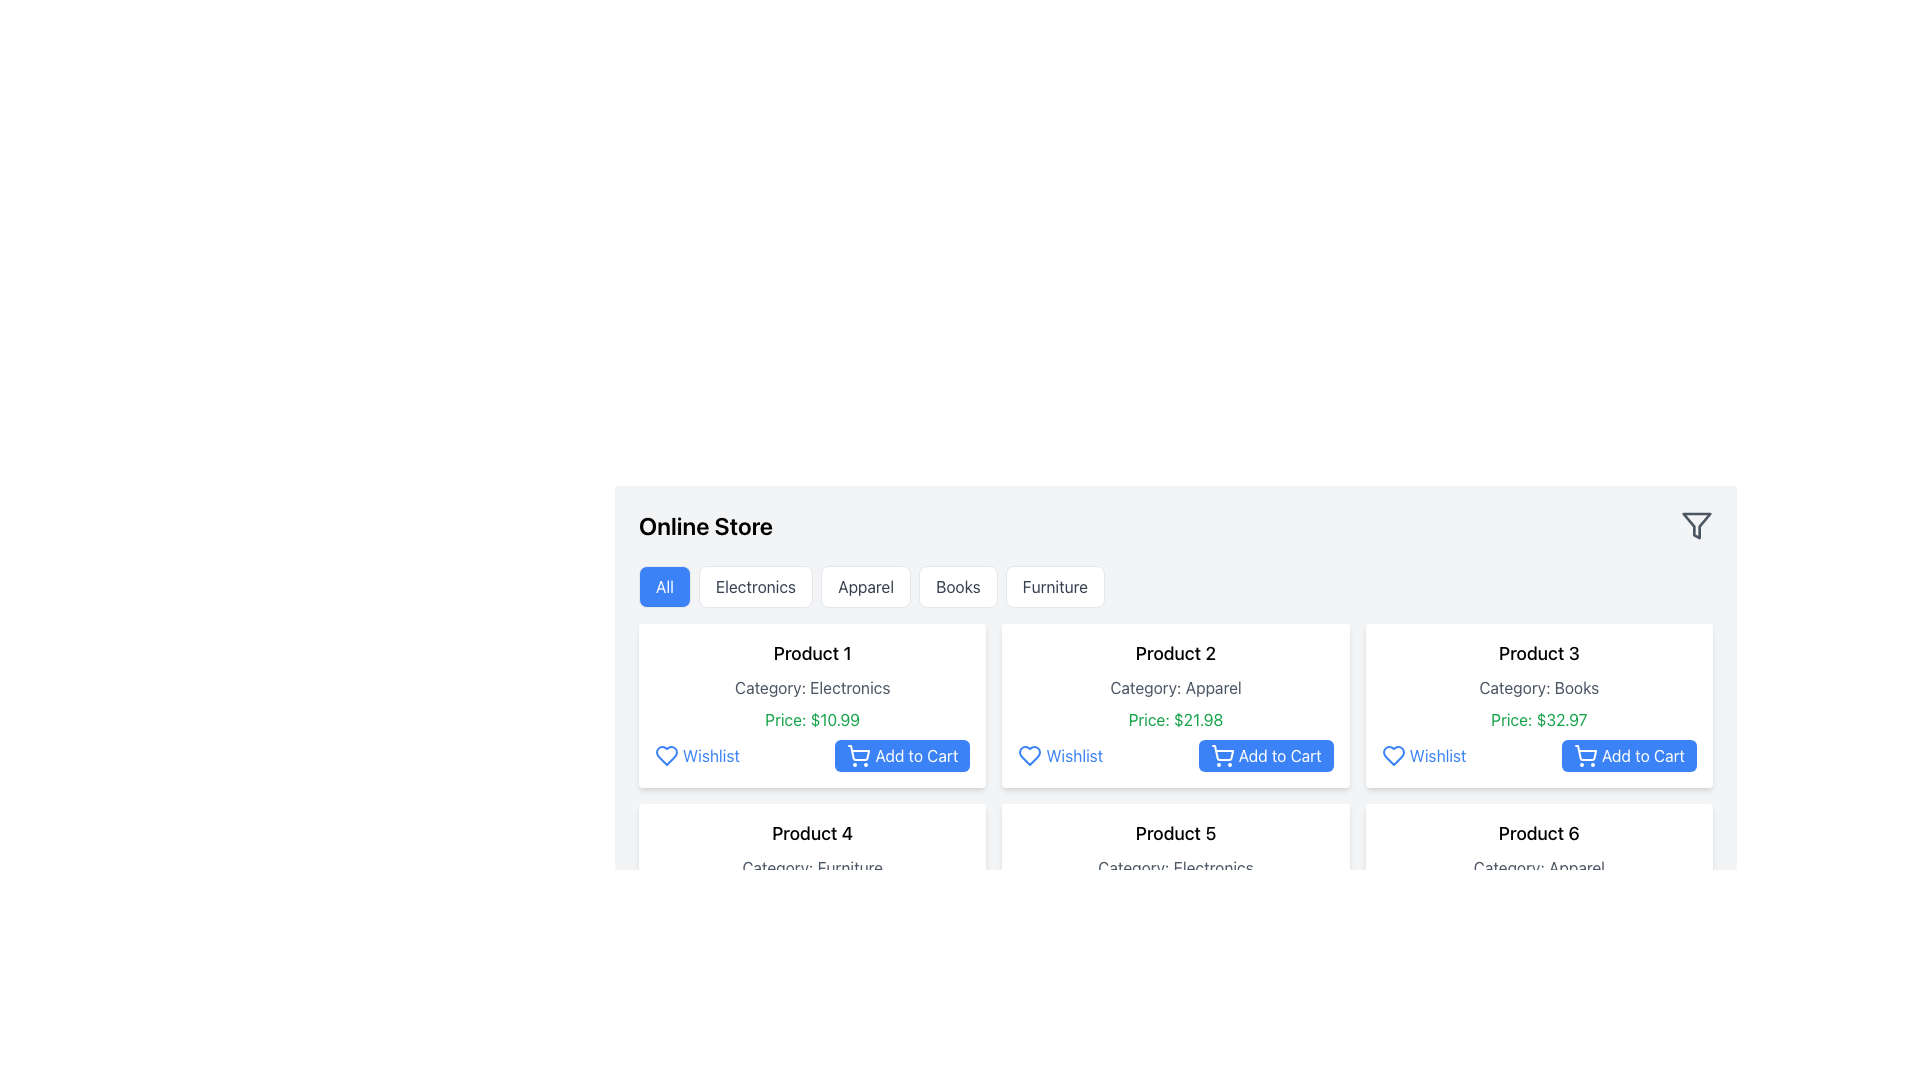 This screenshot has width=1920, height=1080. I want to click on the triangular-shaped drawing resembling an inverted funnel inside the filter icon located at the top-right corner of the interface, so click(1696, 524).